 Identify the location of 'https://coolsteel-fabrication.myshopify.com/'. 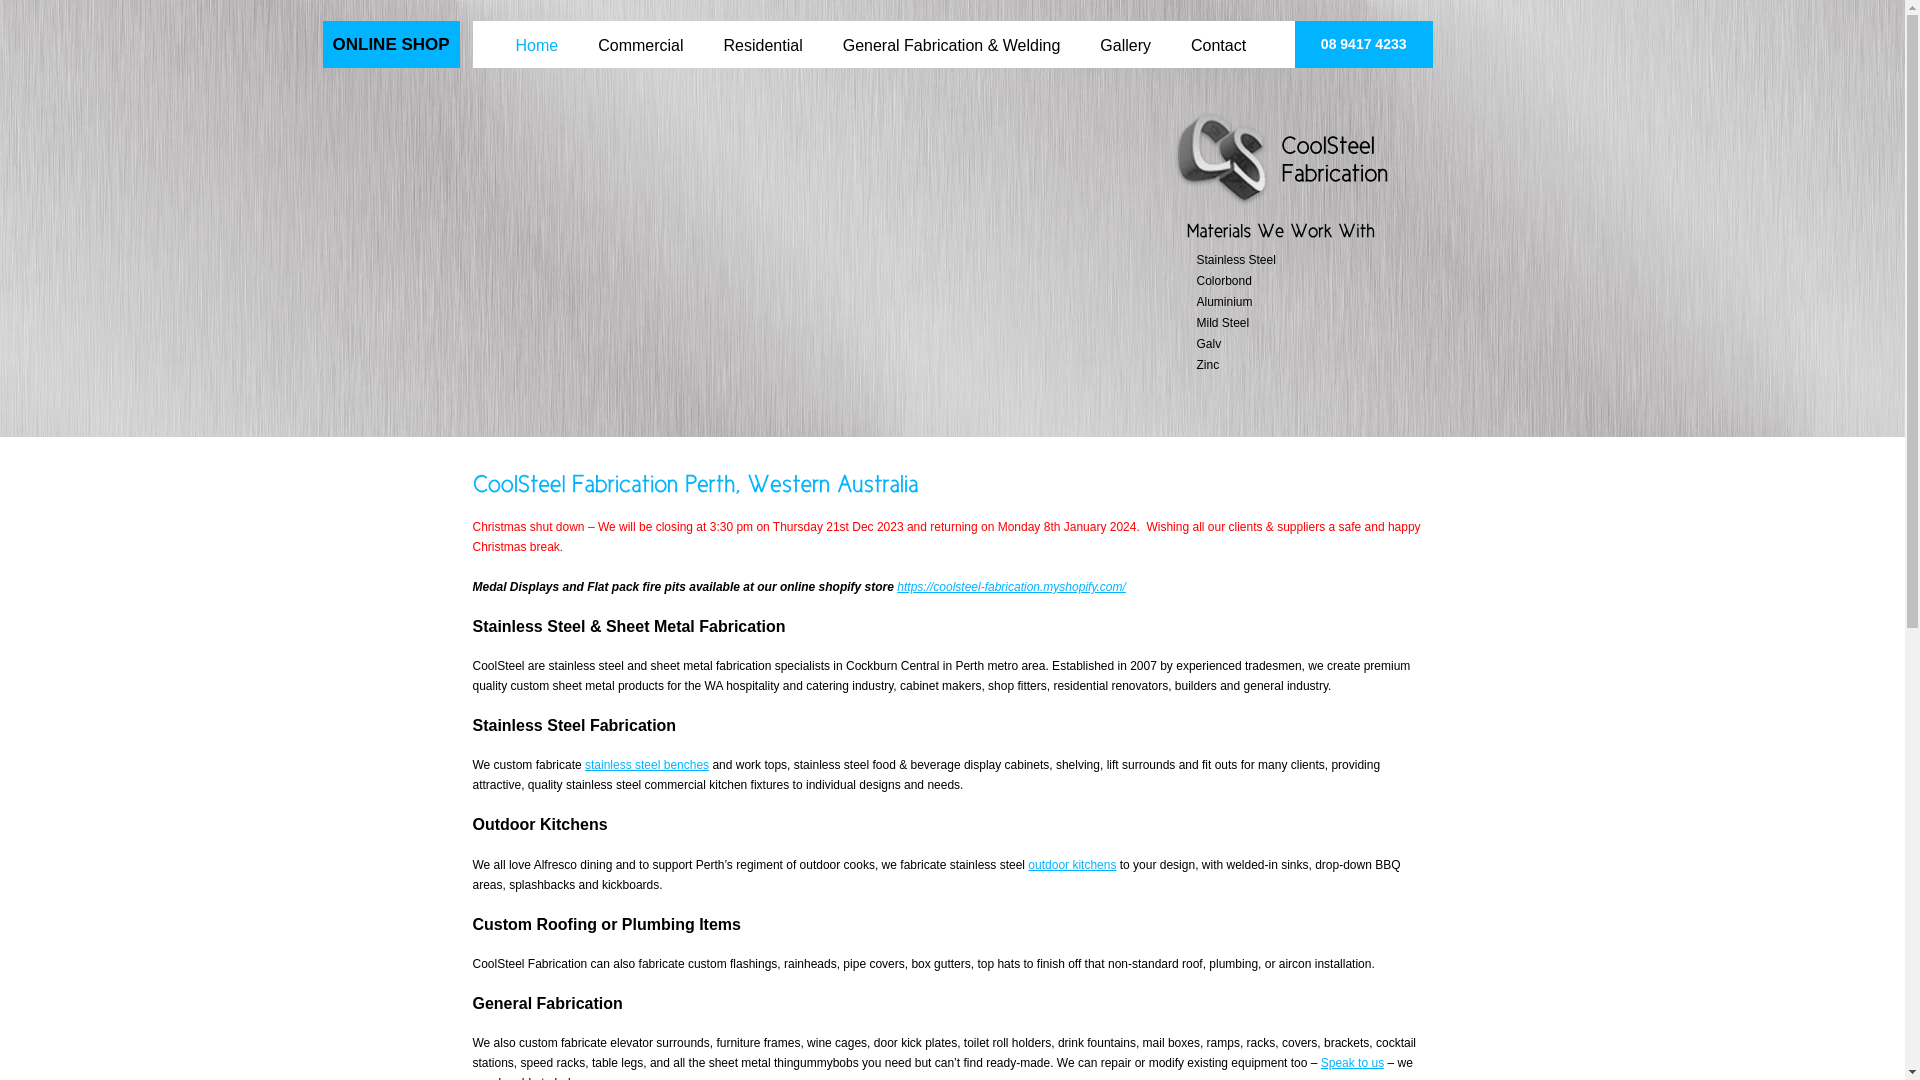
(1011, 585).